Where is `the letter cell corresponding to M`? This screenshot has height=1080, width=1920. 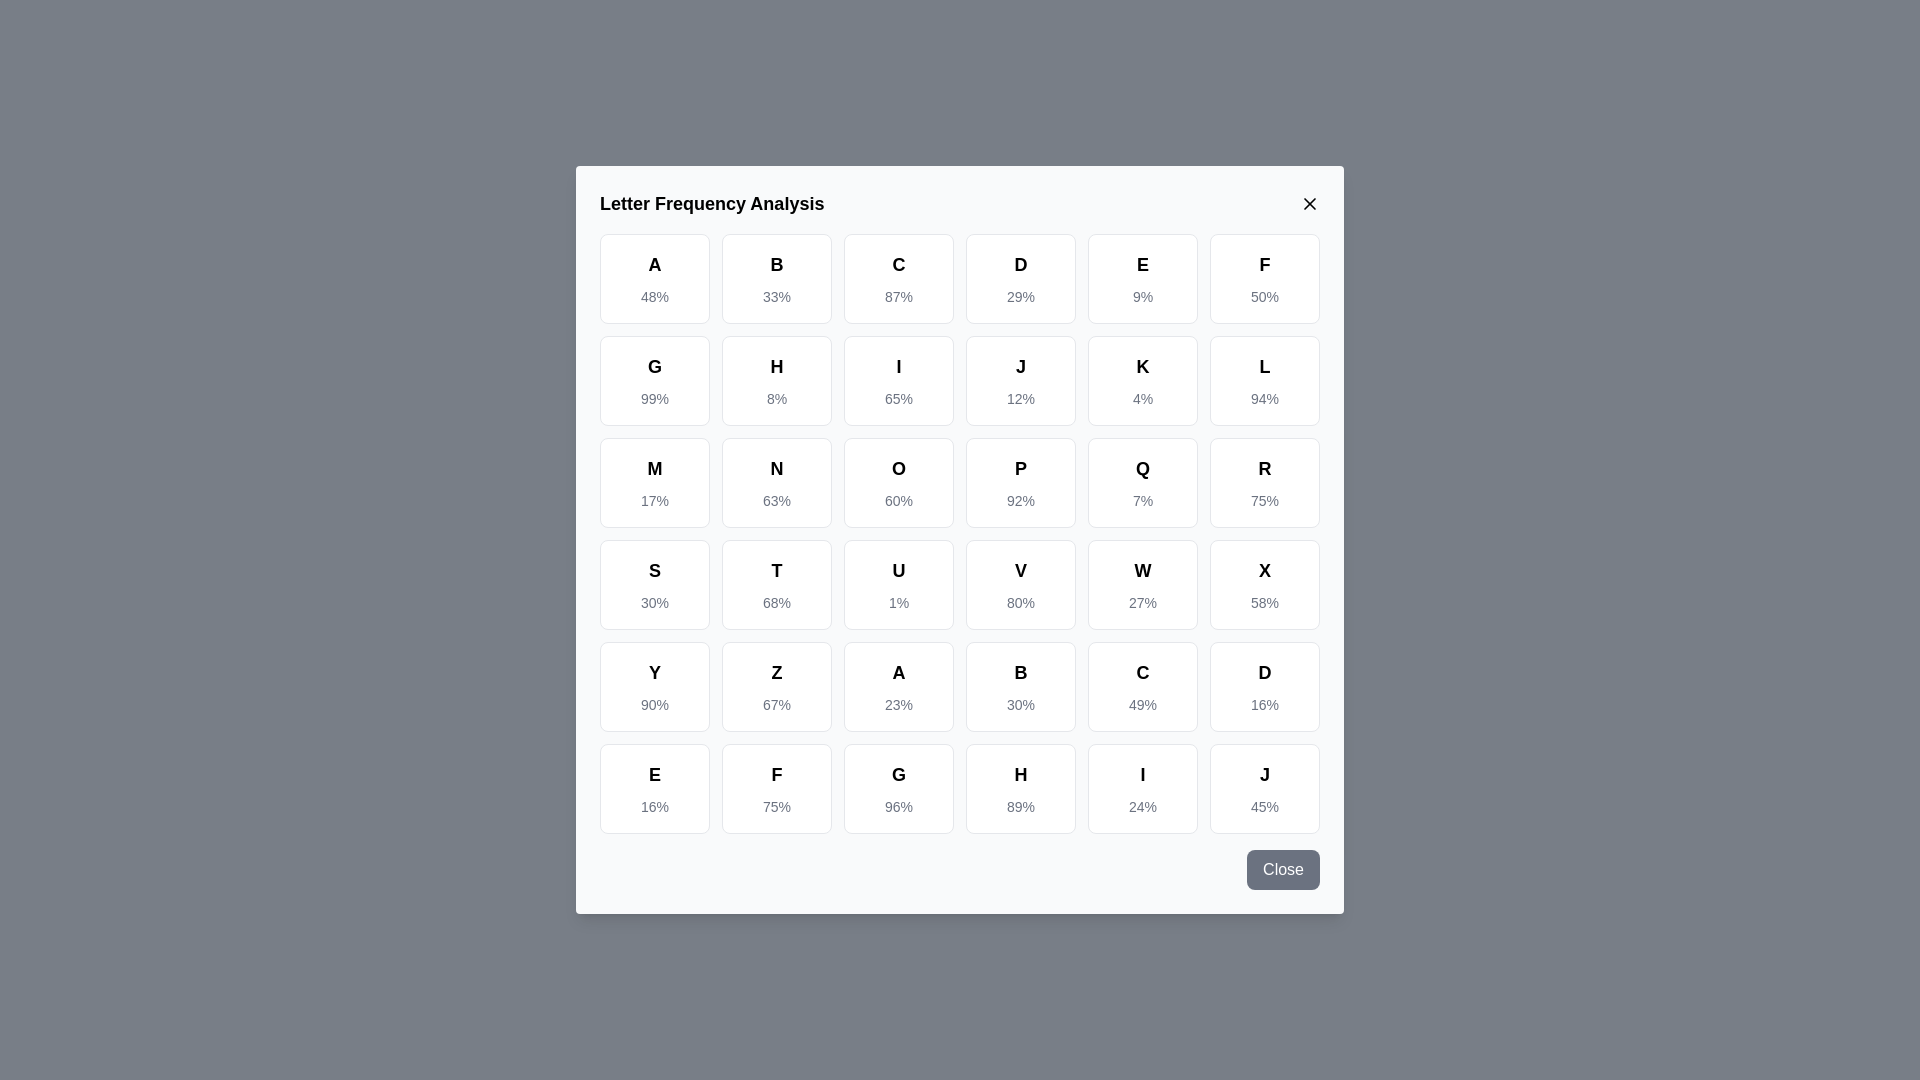 the letter cell corresponding to M is located at coordinates (654, 482).